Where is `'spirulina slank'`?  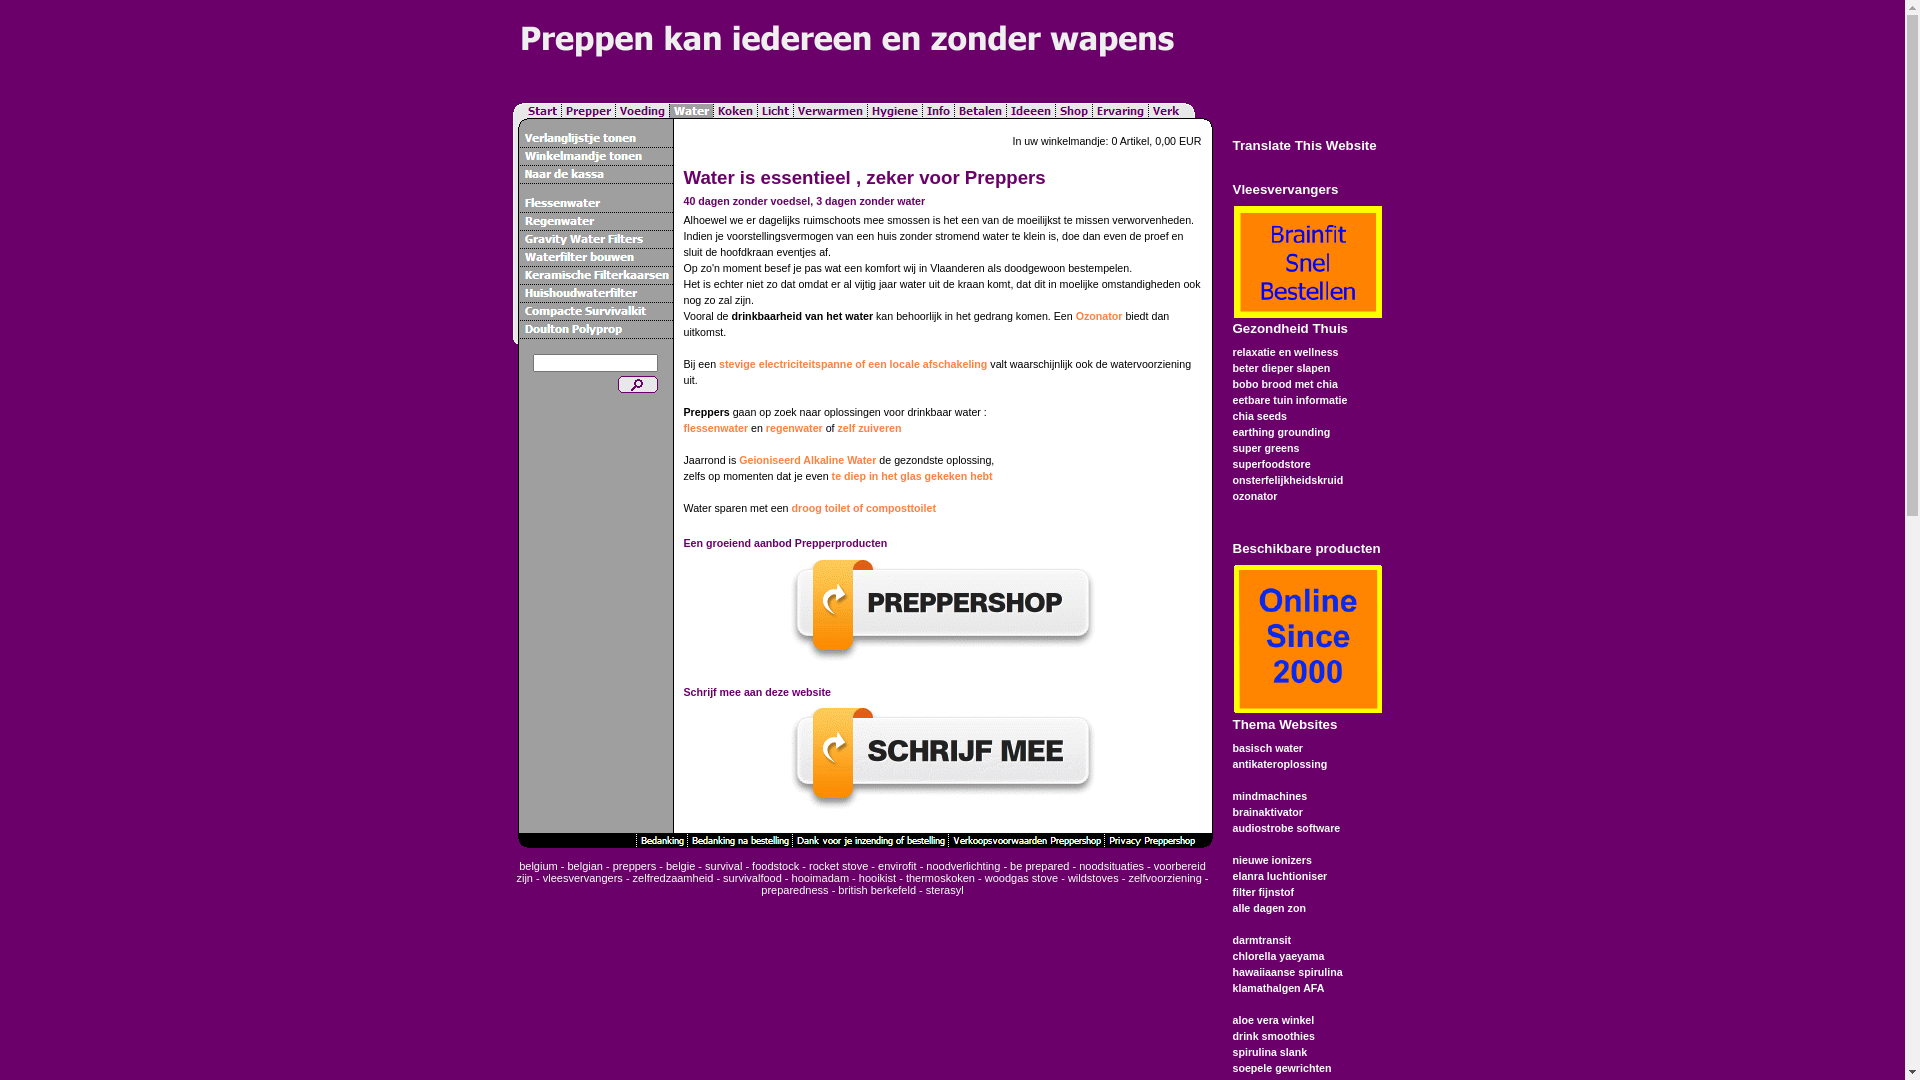 'spirulina slank' is located at coordinates (1268, 1051).